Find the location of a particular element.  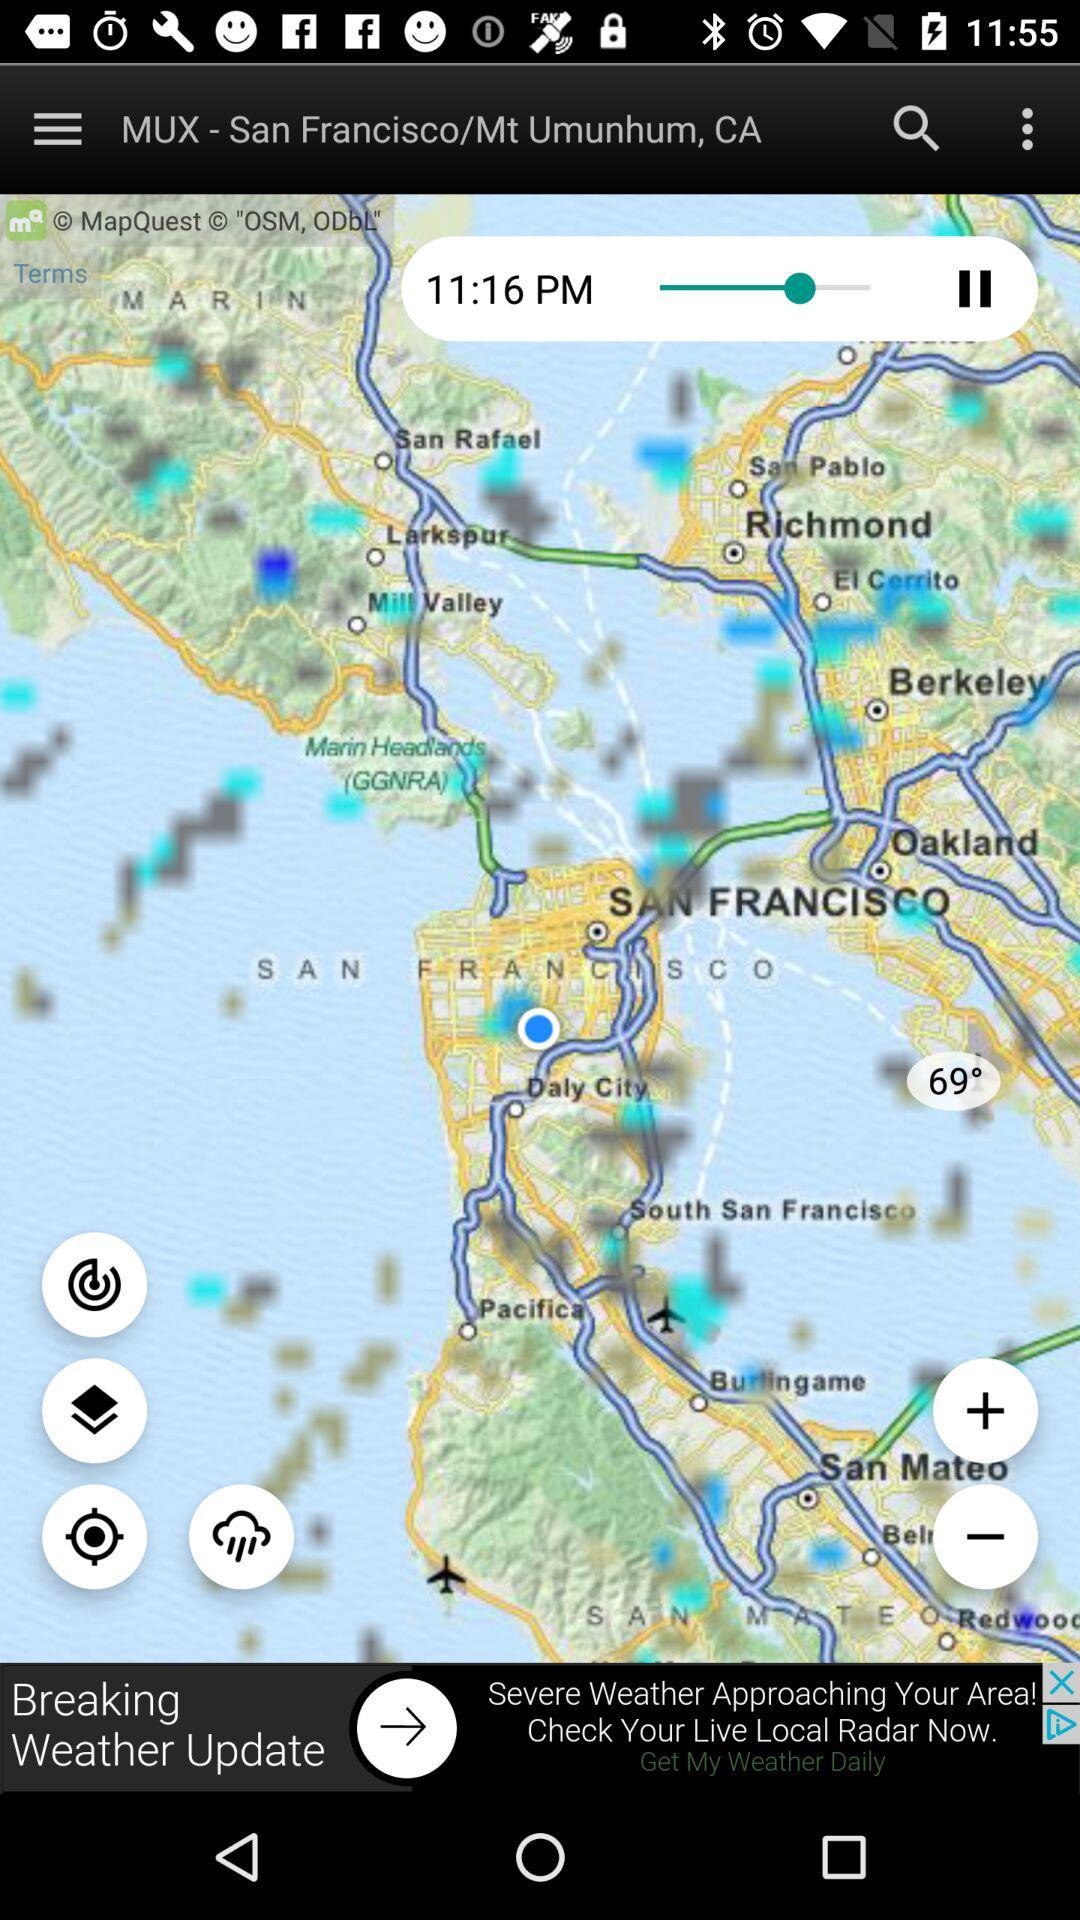

the pause icon is located at coordinates (974, 287).